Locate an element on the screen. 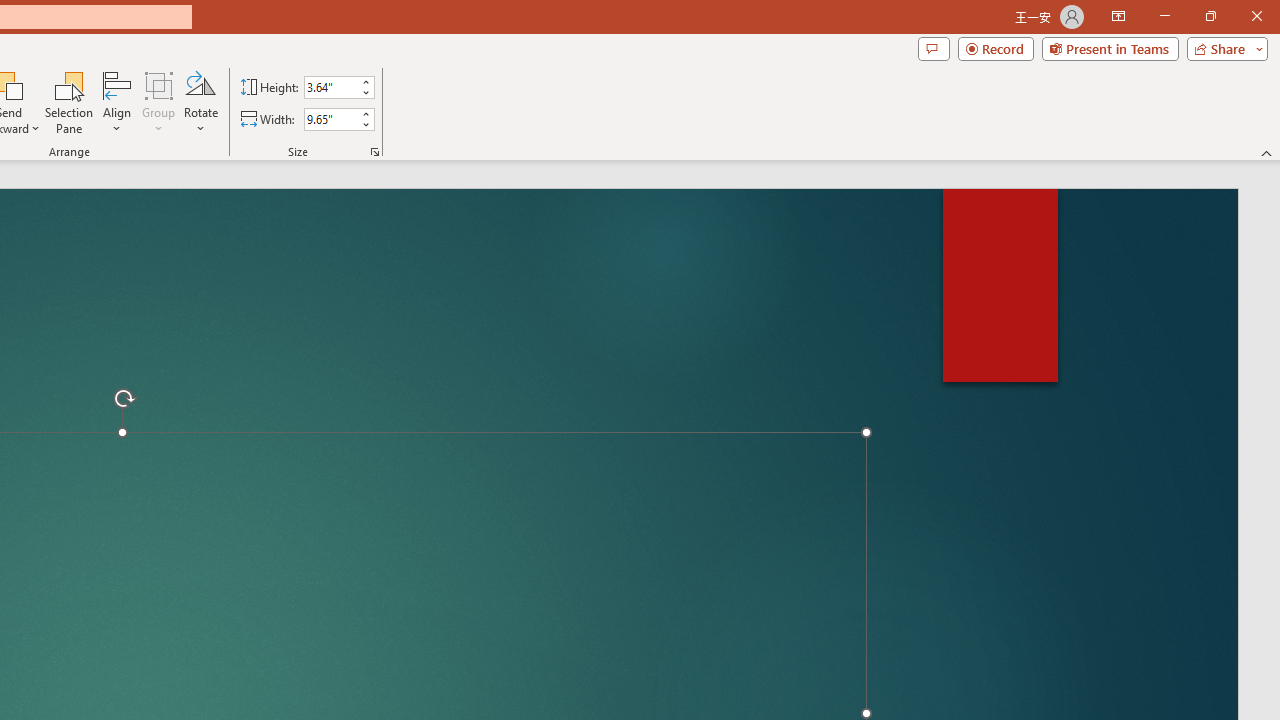 The image size is (1280, 720). 'Minimize' is located at coordinates (1164, 16).